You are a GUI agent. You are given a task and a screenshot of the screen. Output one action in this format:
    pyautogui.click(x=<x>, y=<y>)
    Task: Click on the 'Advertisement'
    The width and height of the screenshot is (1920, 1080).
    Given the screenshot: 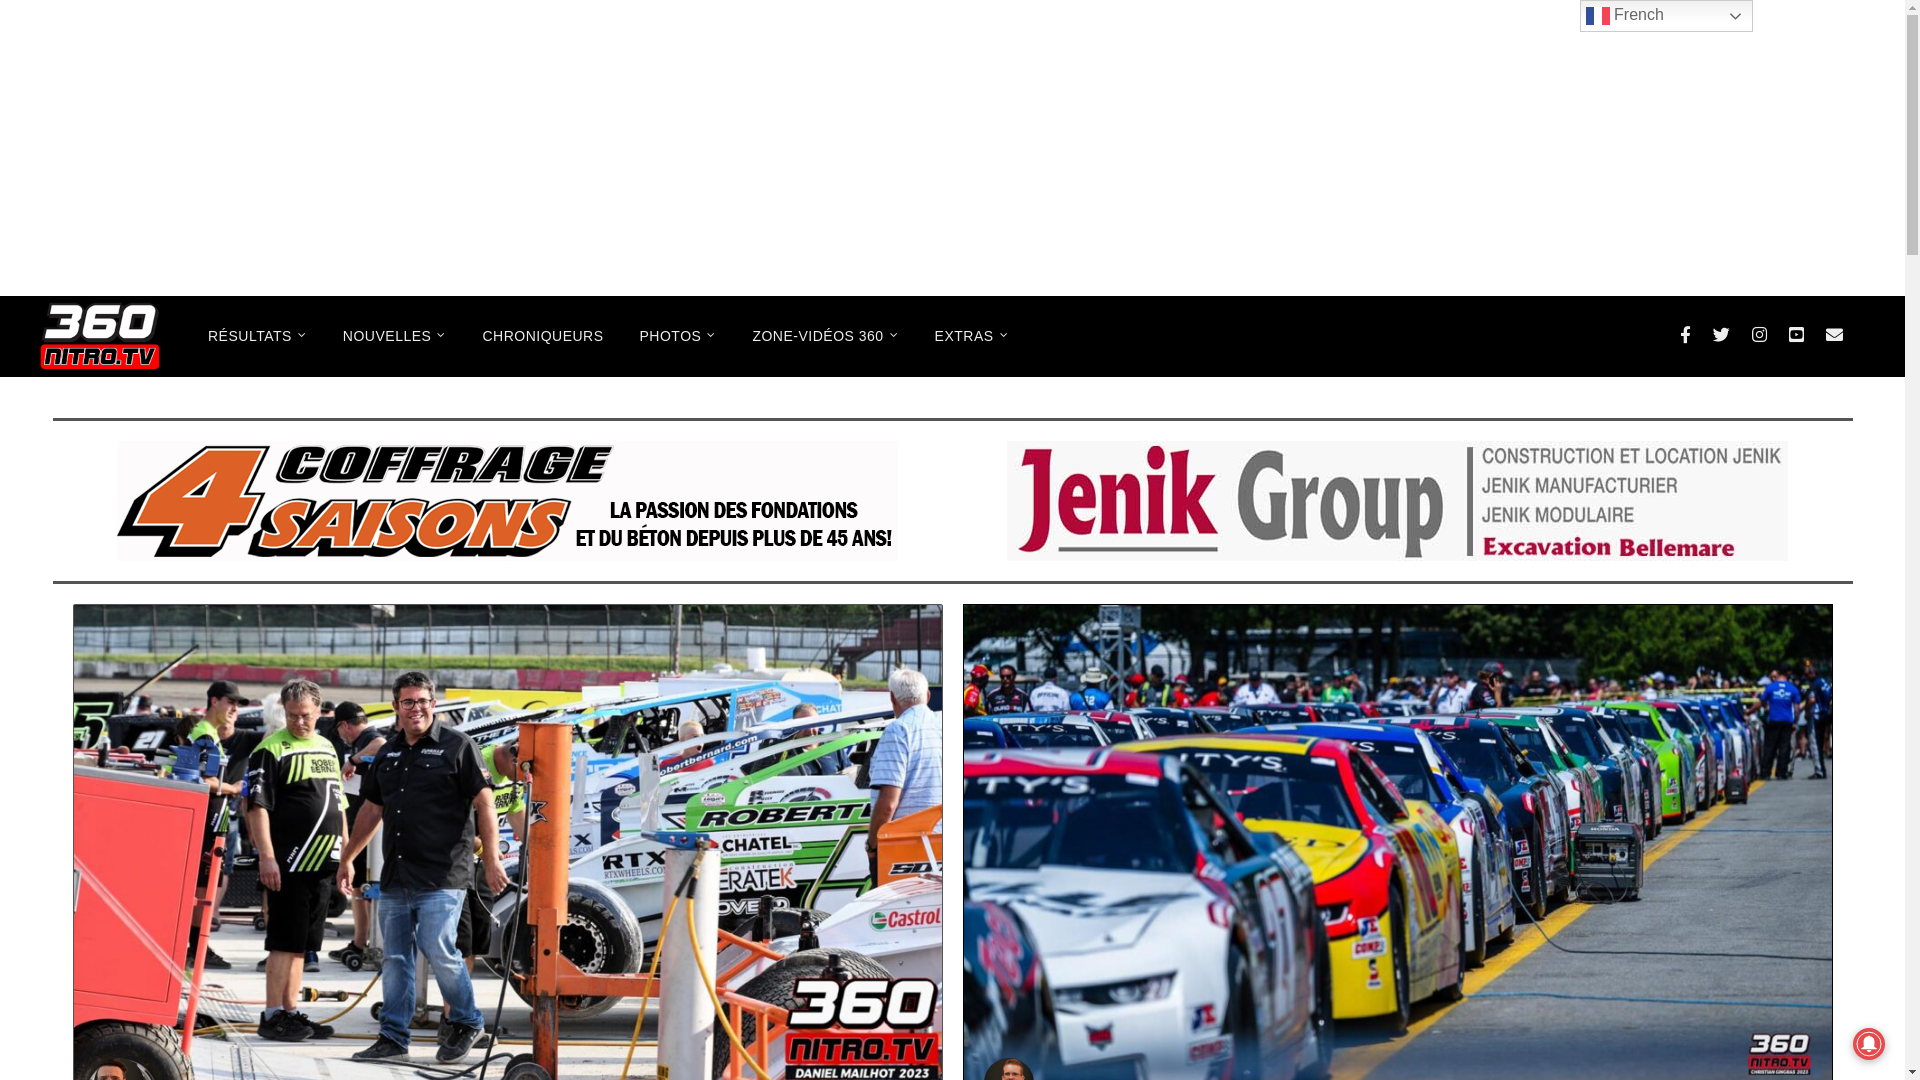 What is the action you would take?
    pyautogui.click(x=950, y=146)
    